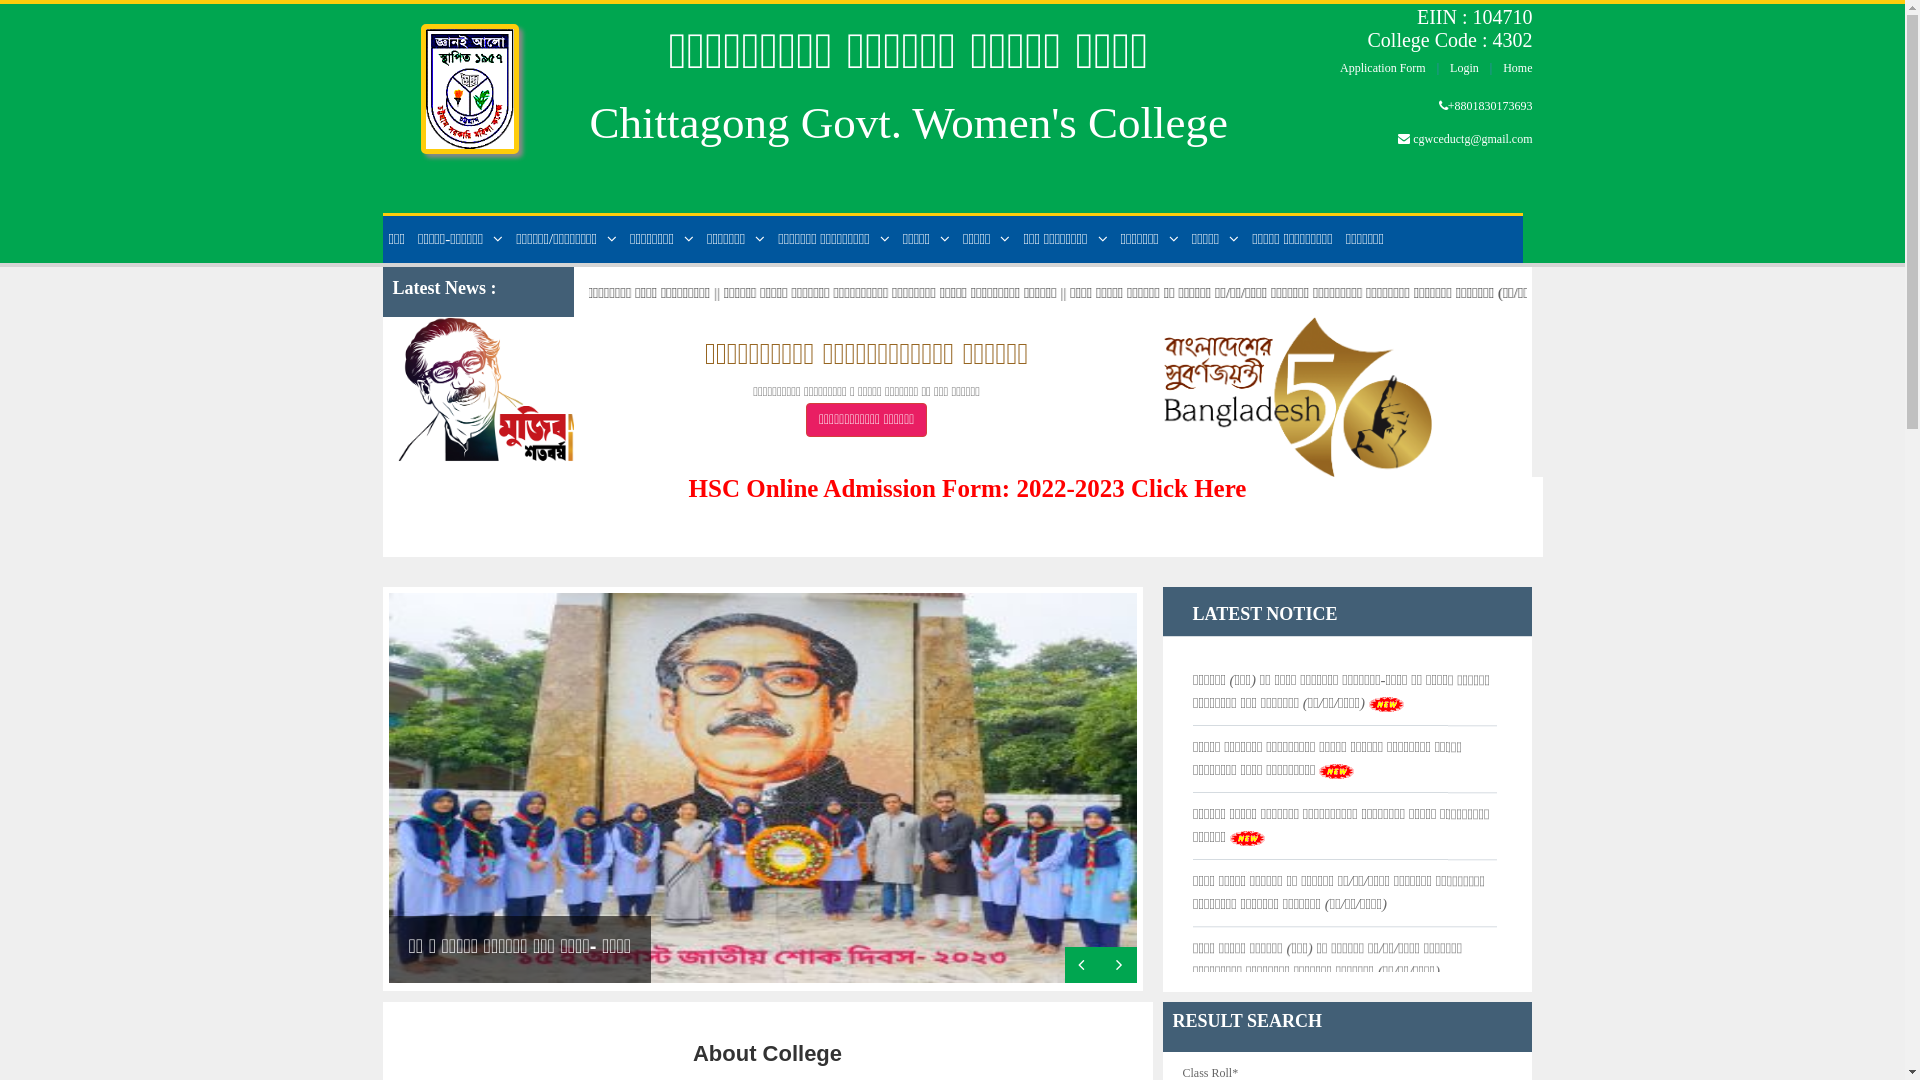 The width and height of the screenshot is (1920, 1080). What do you see at coordinates (1381, 67) in the screenshot?
I see `'Application Form'` at bounding box center [1381, 67].